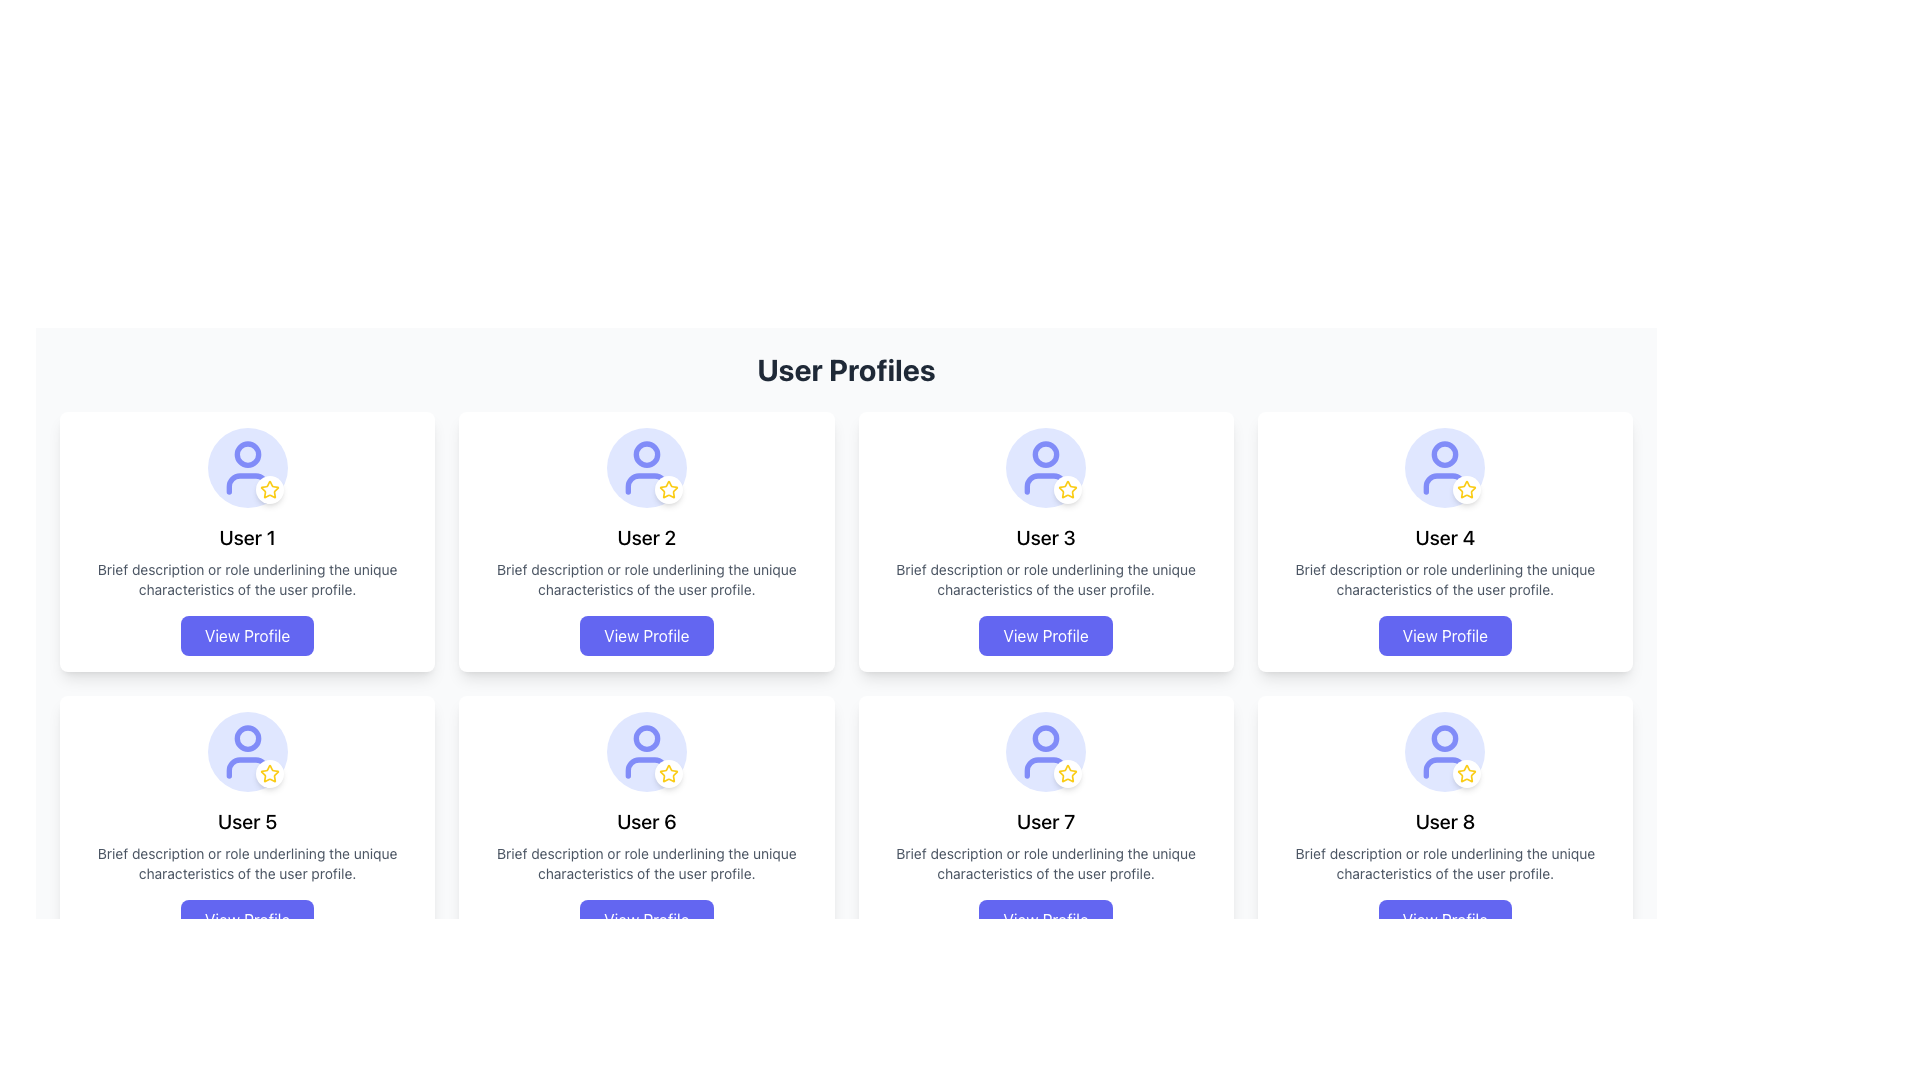 The height and width of the screenshot is (1080, 1920). What do you see at coordinates (1445, 920) in the screenshot?
I see `the 'View Profile' button, which is a rectangular button with white text on a purple background and rounded edges, located in the bottom-right corner of the grid layout` at bounding box center [1445, 920].